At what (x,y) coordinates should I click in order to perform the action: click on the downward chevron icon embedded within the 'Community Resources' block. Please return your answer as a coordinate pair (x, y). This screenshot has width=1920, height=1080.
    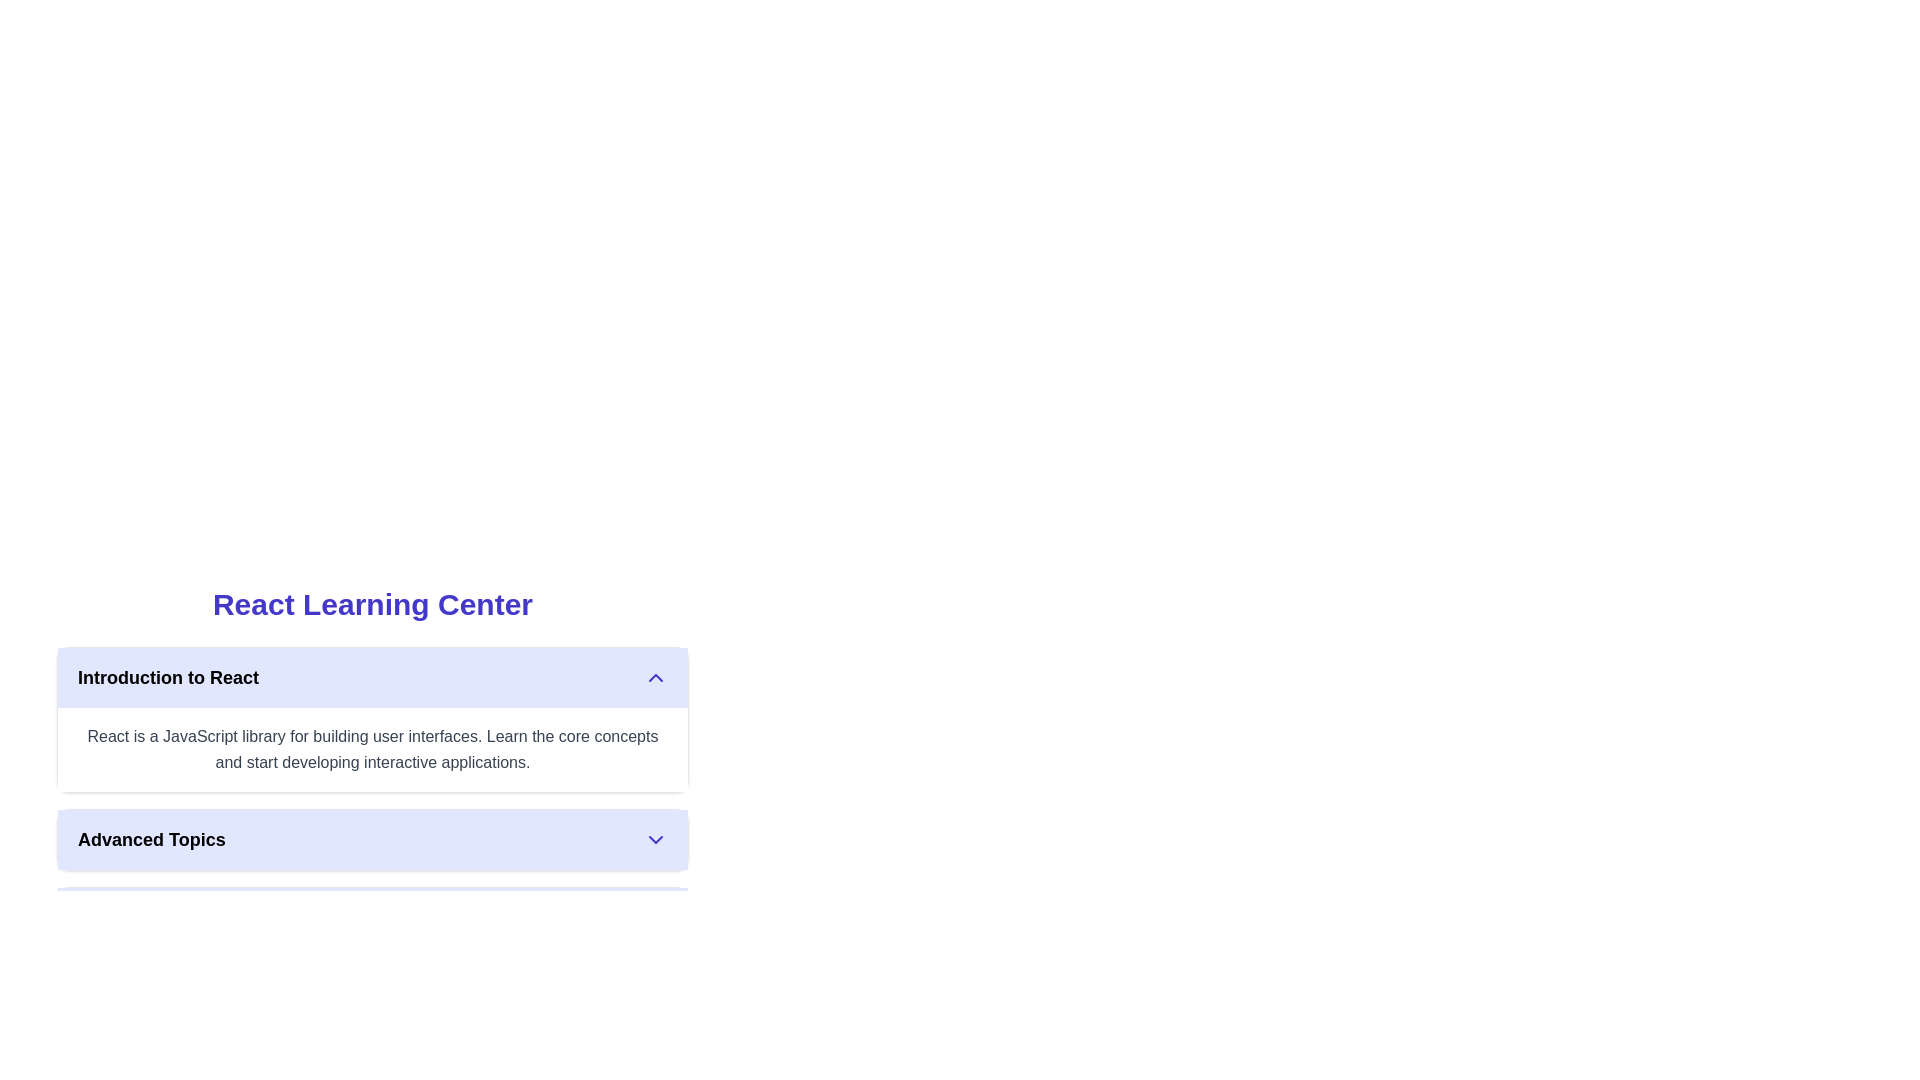
    Looking at the image, I should click on (656, 918).